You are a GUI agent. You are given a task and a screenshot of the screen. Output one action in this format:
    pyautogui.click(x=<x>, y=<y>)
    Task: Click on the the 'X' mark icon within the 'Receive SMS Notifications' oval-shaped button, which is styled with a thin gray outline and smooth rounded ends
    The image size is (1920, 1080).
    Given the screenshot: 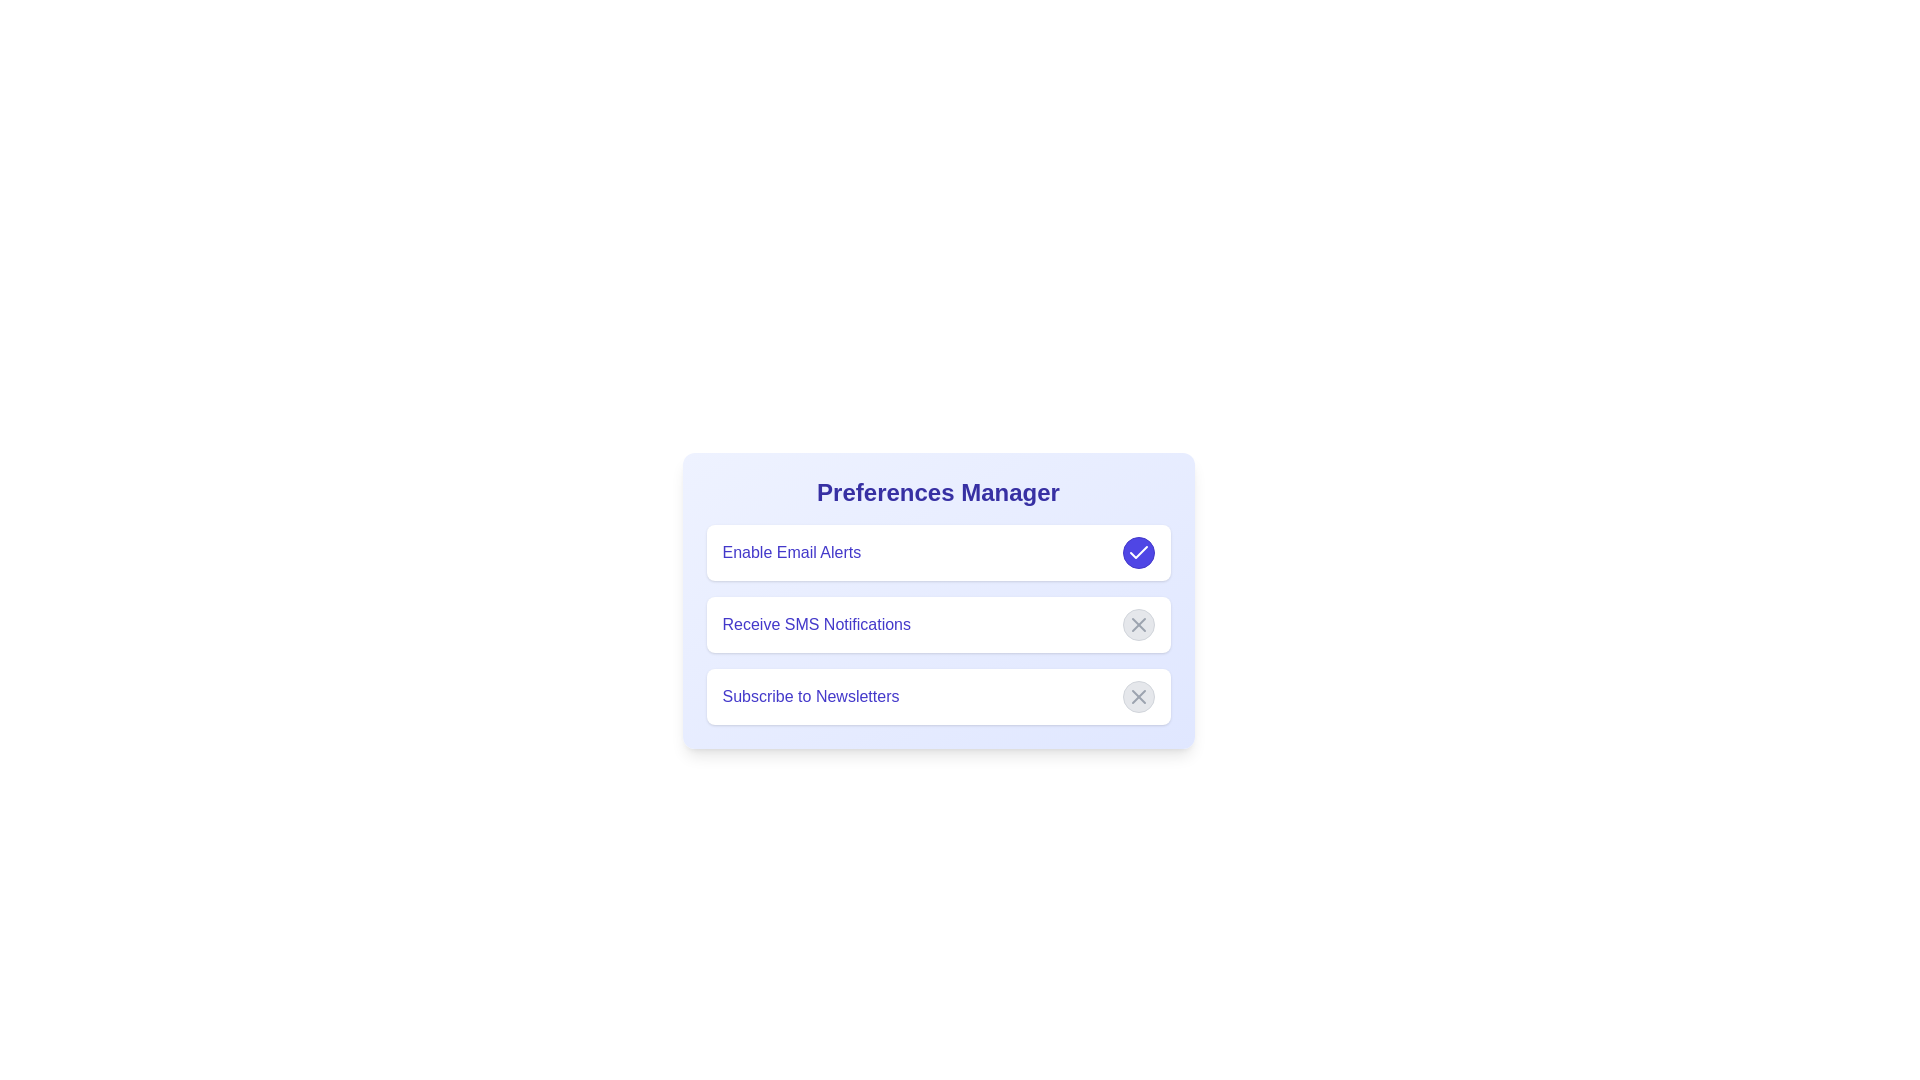 What is the action you would take?
    pyautogui.click(x=1138, y=696)
    